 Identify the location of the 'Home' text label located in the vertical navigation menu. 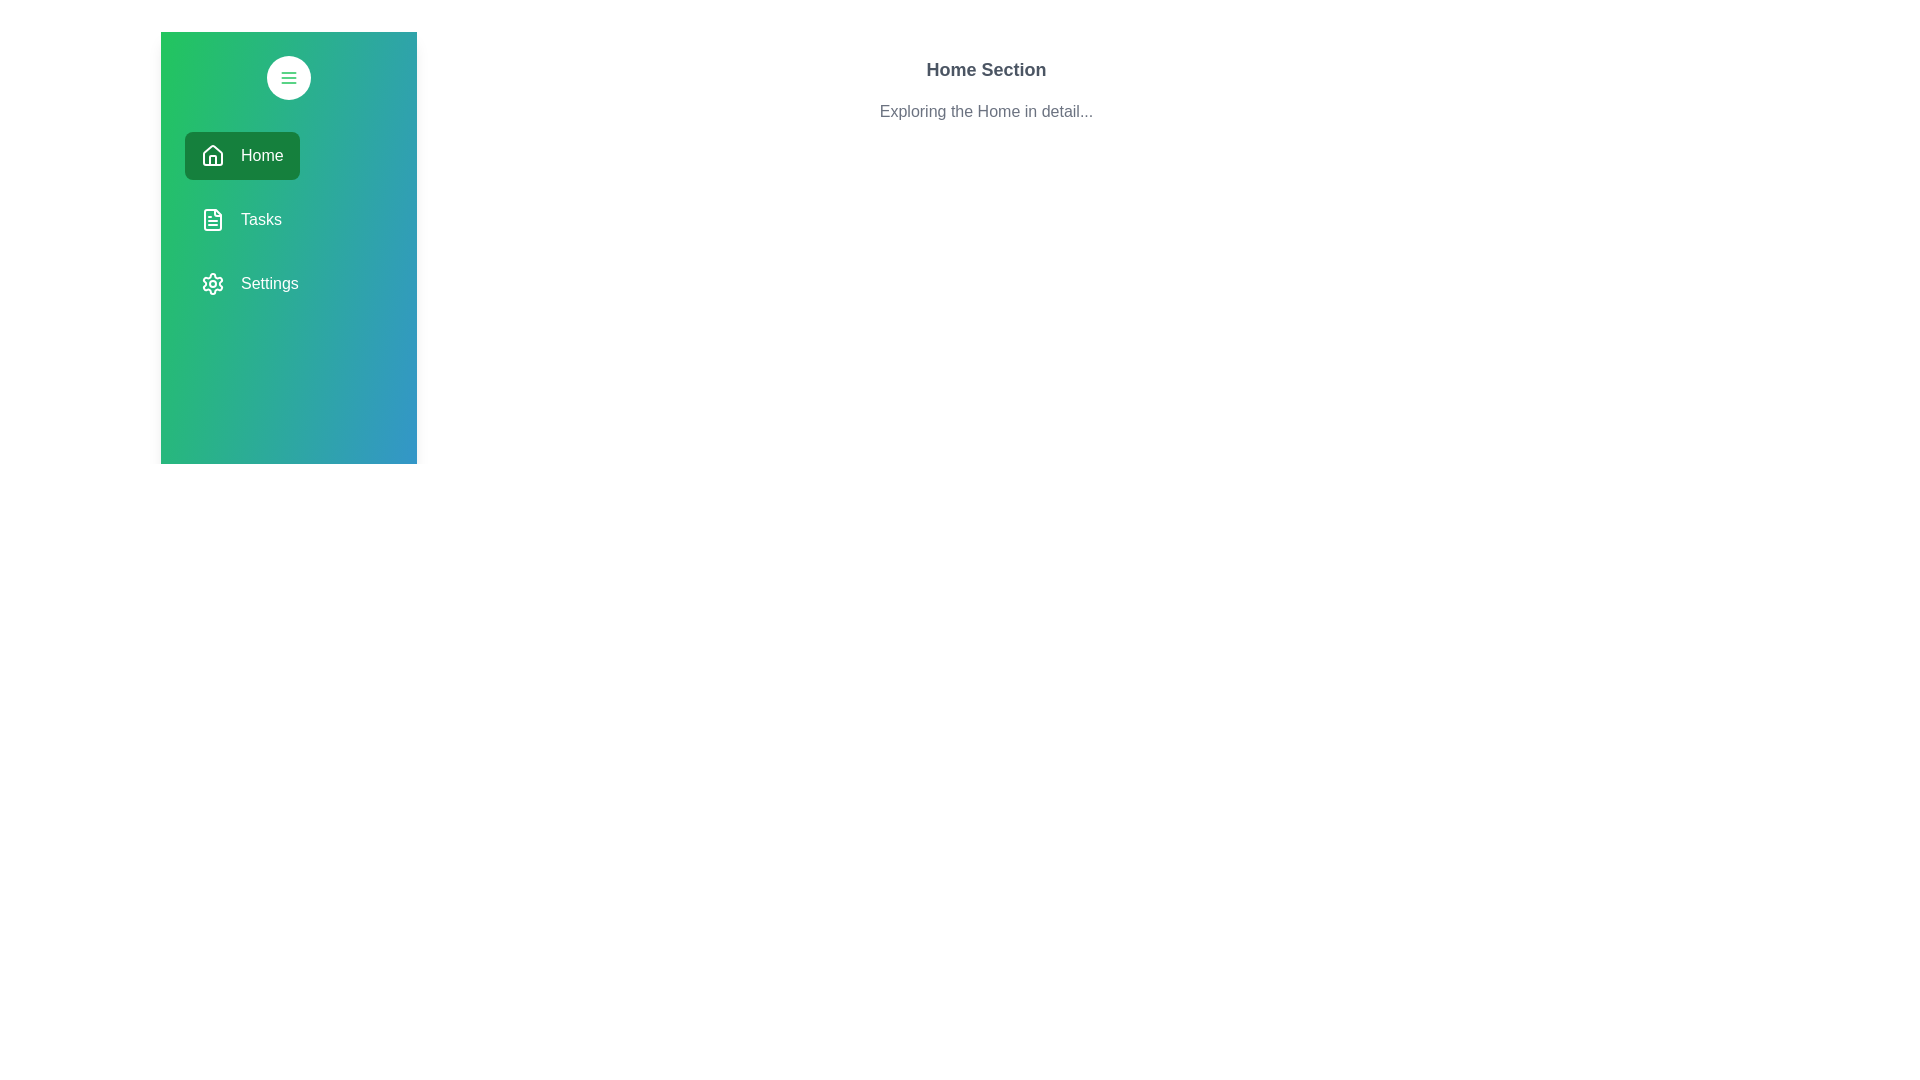
(261, 154).